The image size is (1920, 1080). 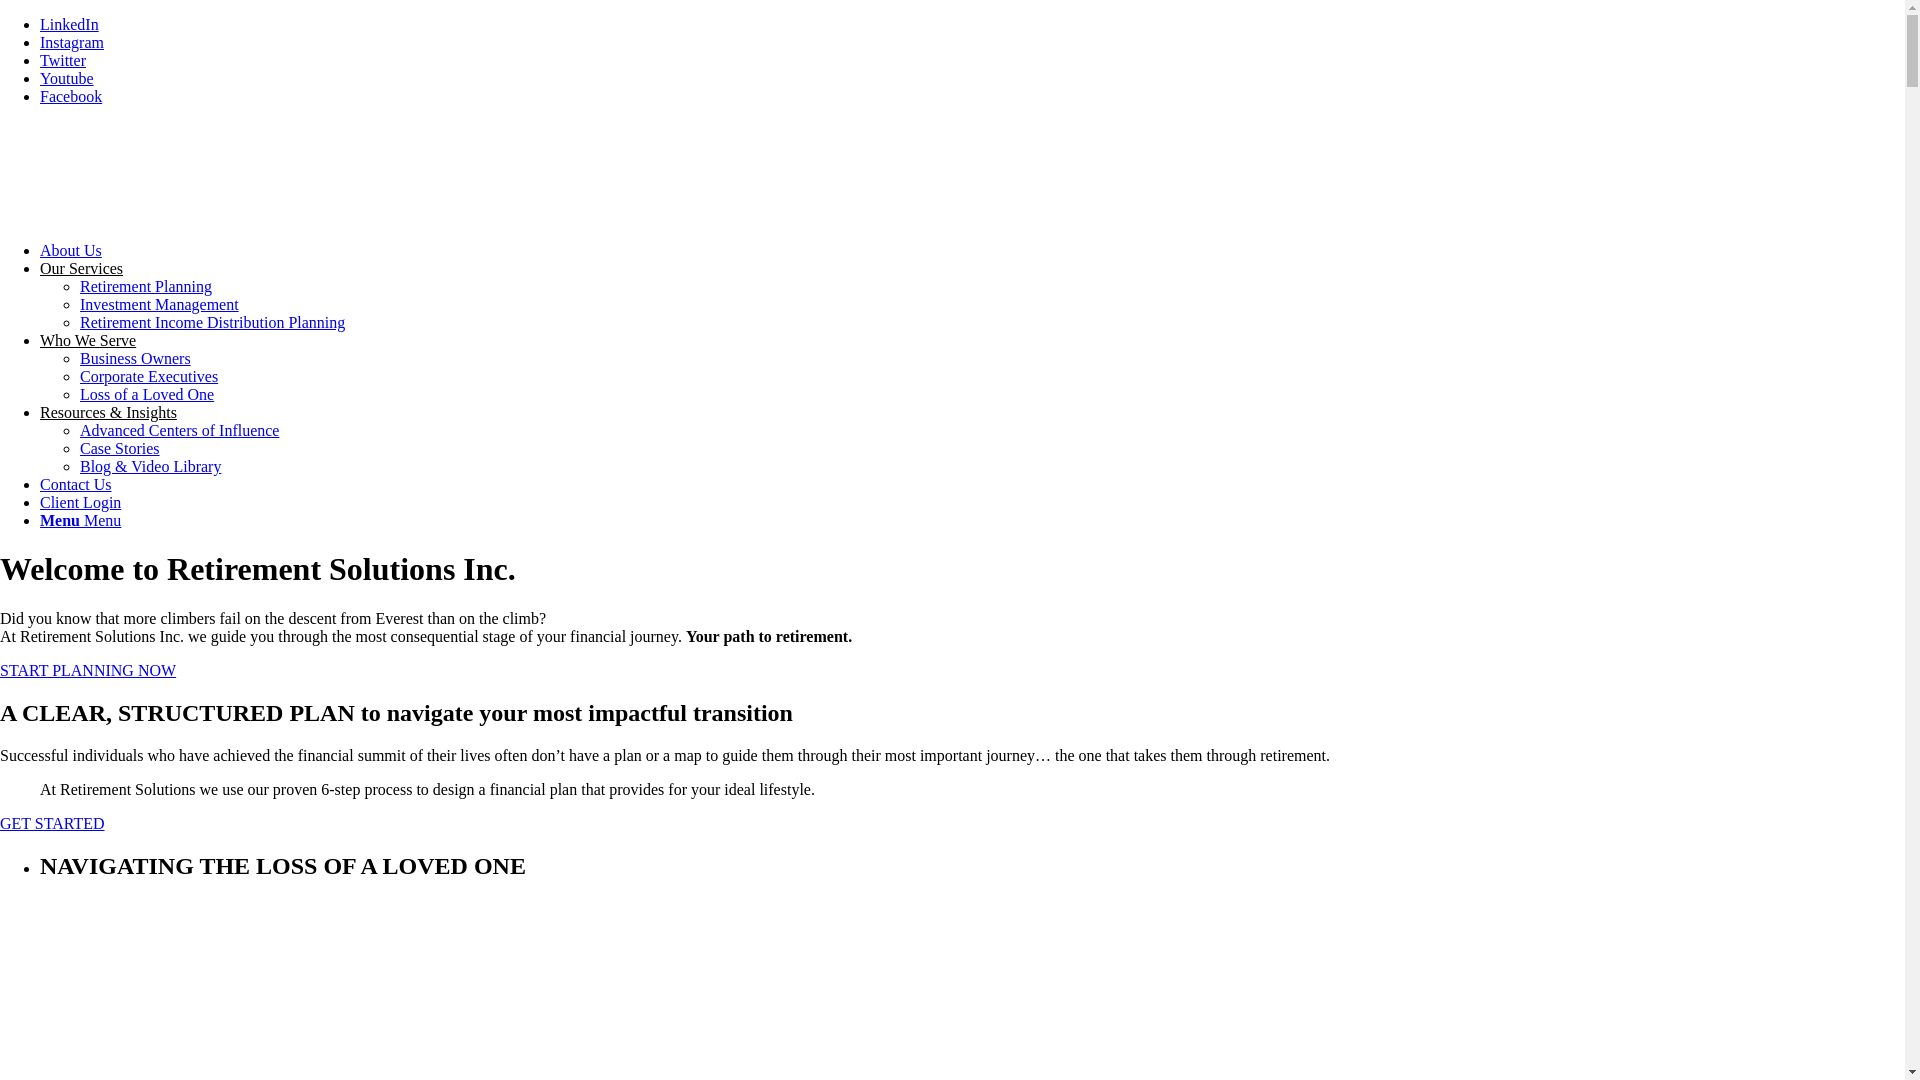 I want to click on 'START PLANNING NOW', so click(x=86, y=670).